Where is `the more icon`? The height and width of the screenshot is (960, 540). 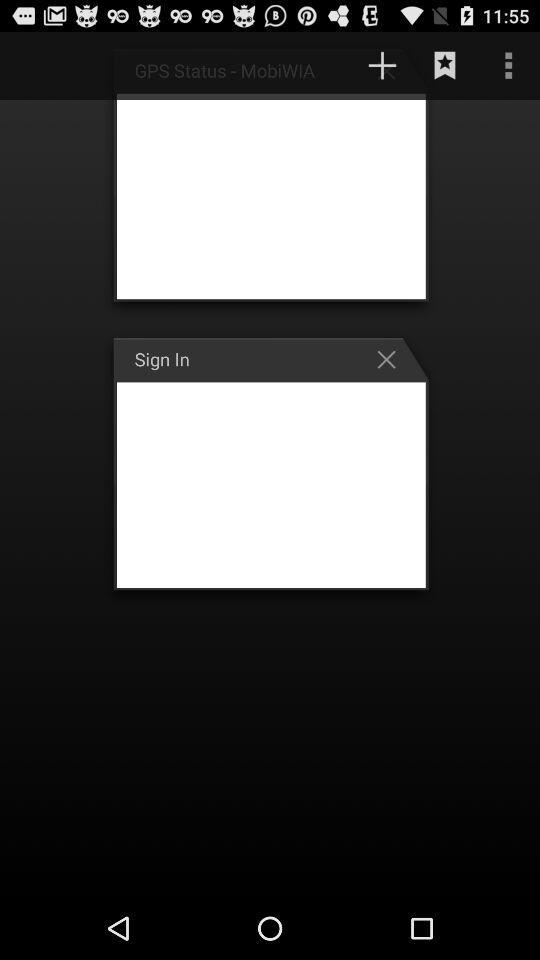
the more icon is located at coordinates (508, 70).